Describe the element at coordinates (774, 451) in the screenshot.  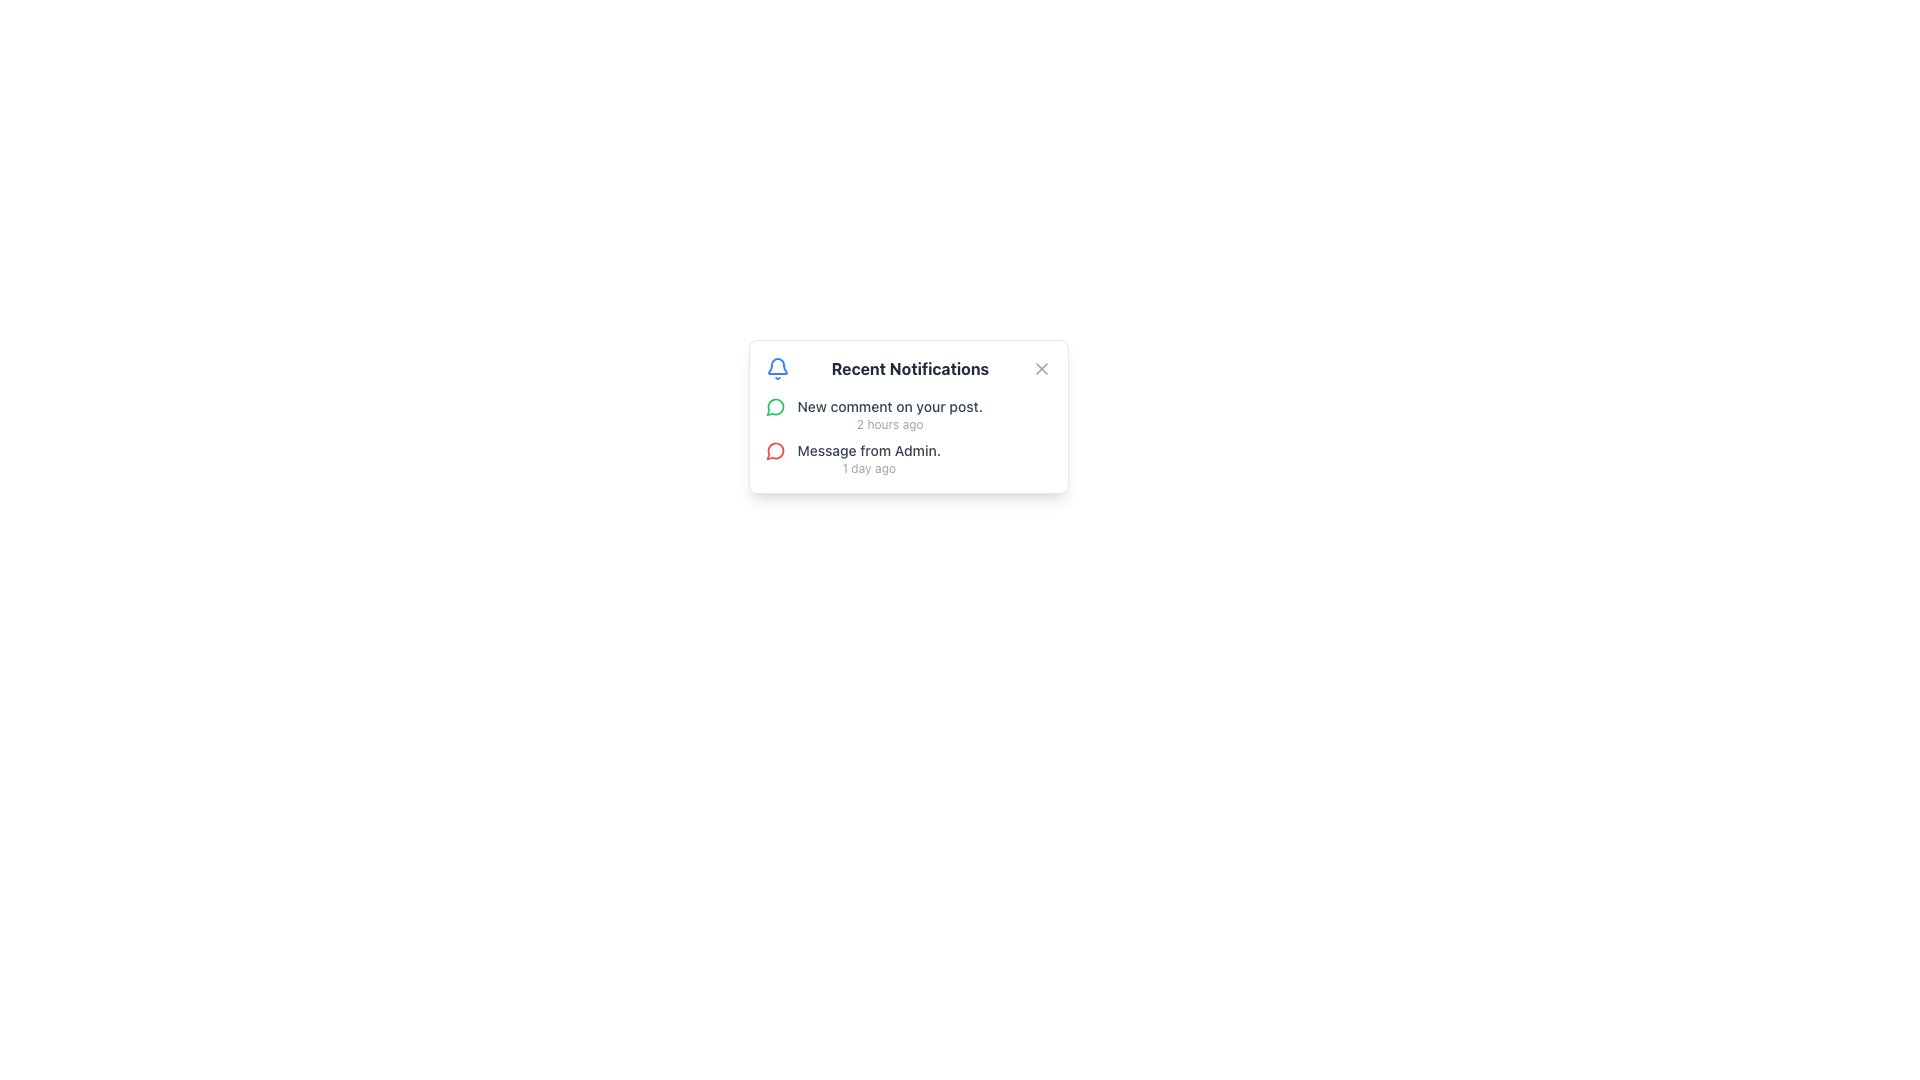
I see `the decorative icon for the 'Message from Admin.' notification located under the headline 'Recent Notifications.'` at that location.